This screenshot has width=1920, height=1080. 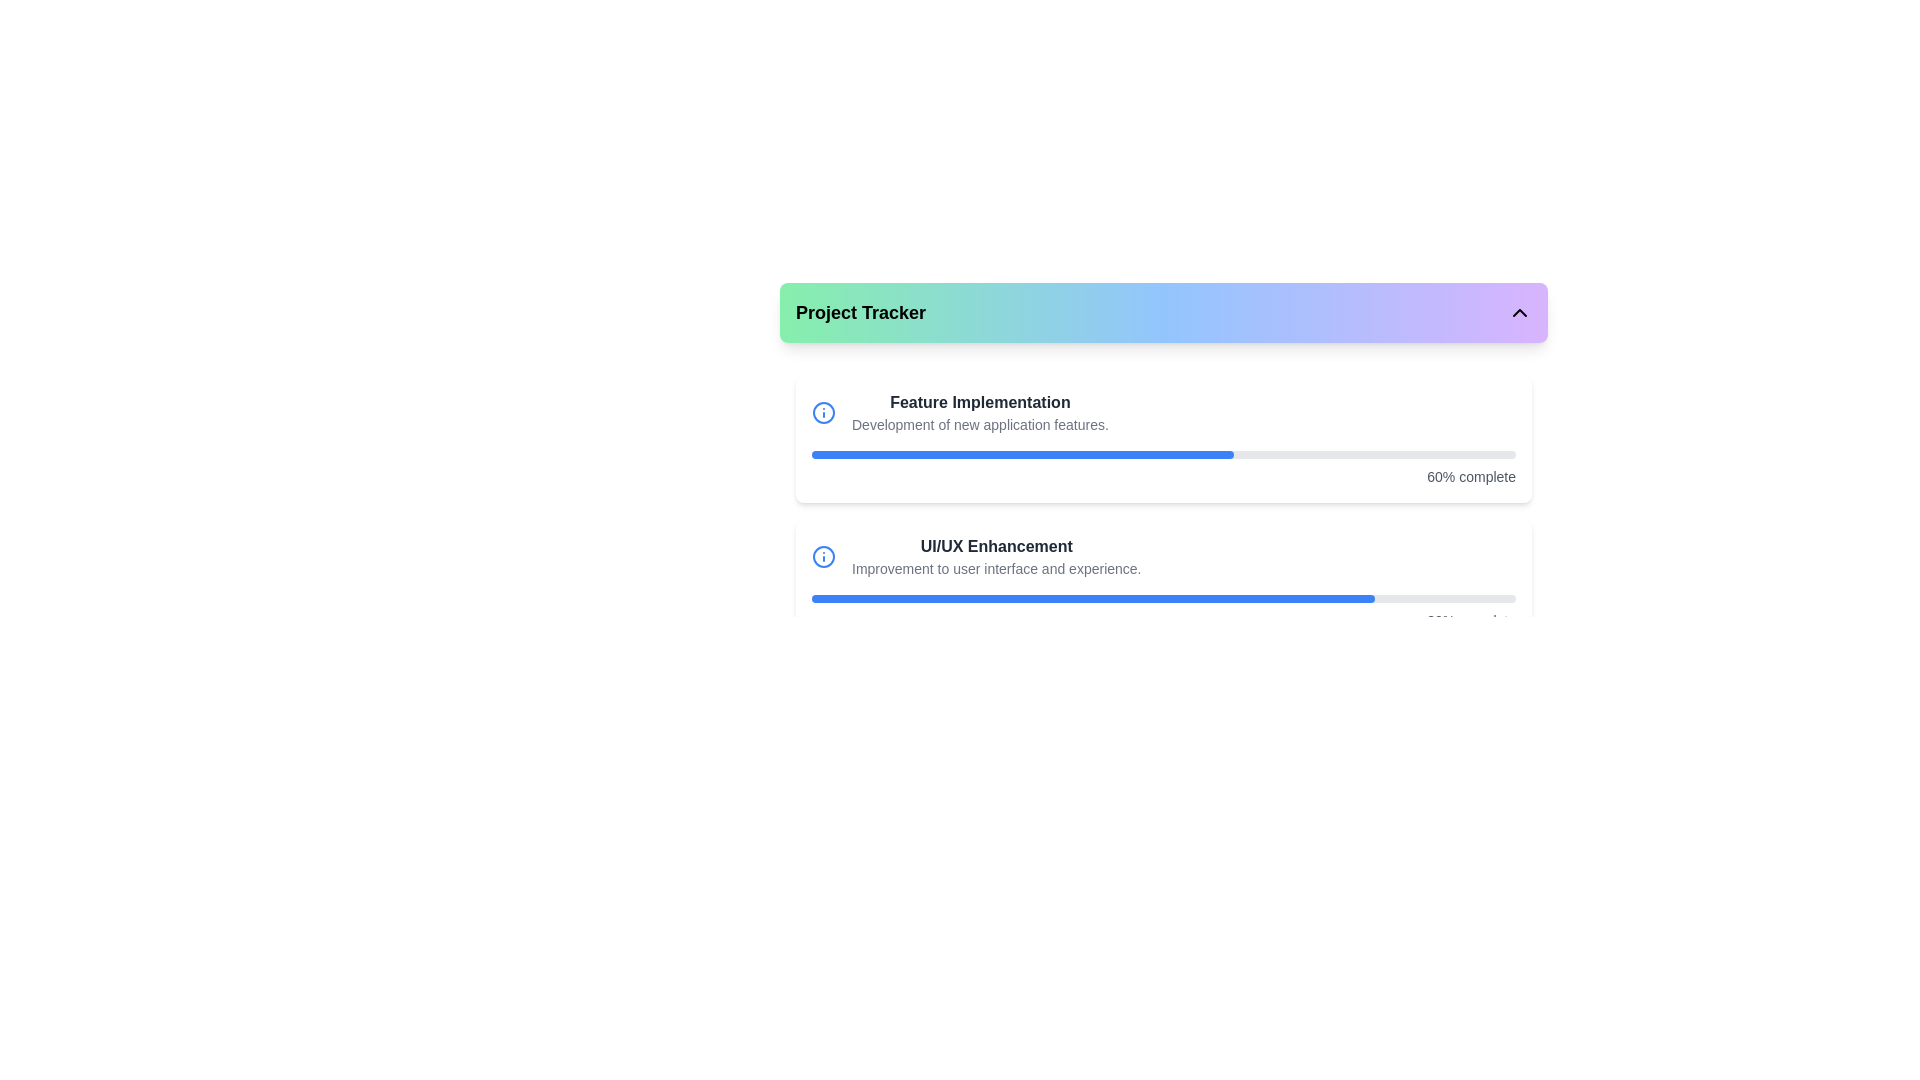 What do you see at coordinates (996, 547) in the screenshot?
I see `the Text block (heading) that serves as a title for the section labeled 'Improvement to user interface and experience.'` at bounding box center [996, 547].